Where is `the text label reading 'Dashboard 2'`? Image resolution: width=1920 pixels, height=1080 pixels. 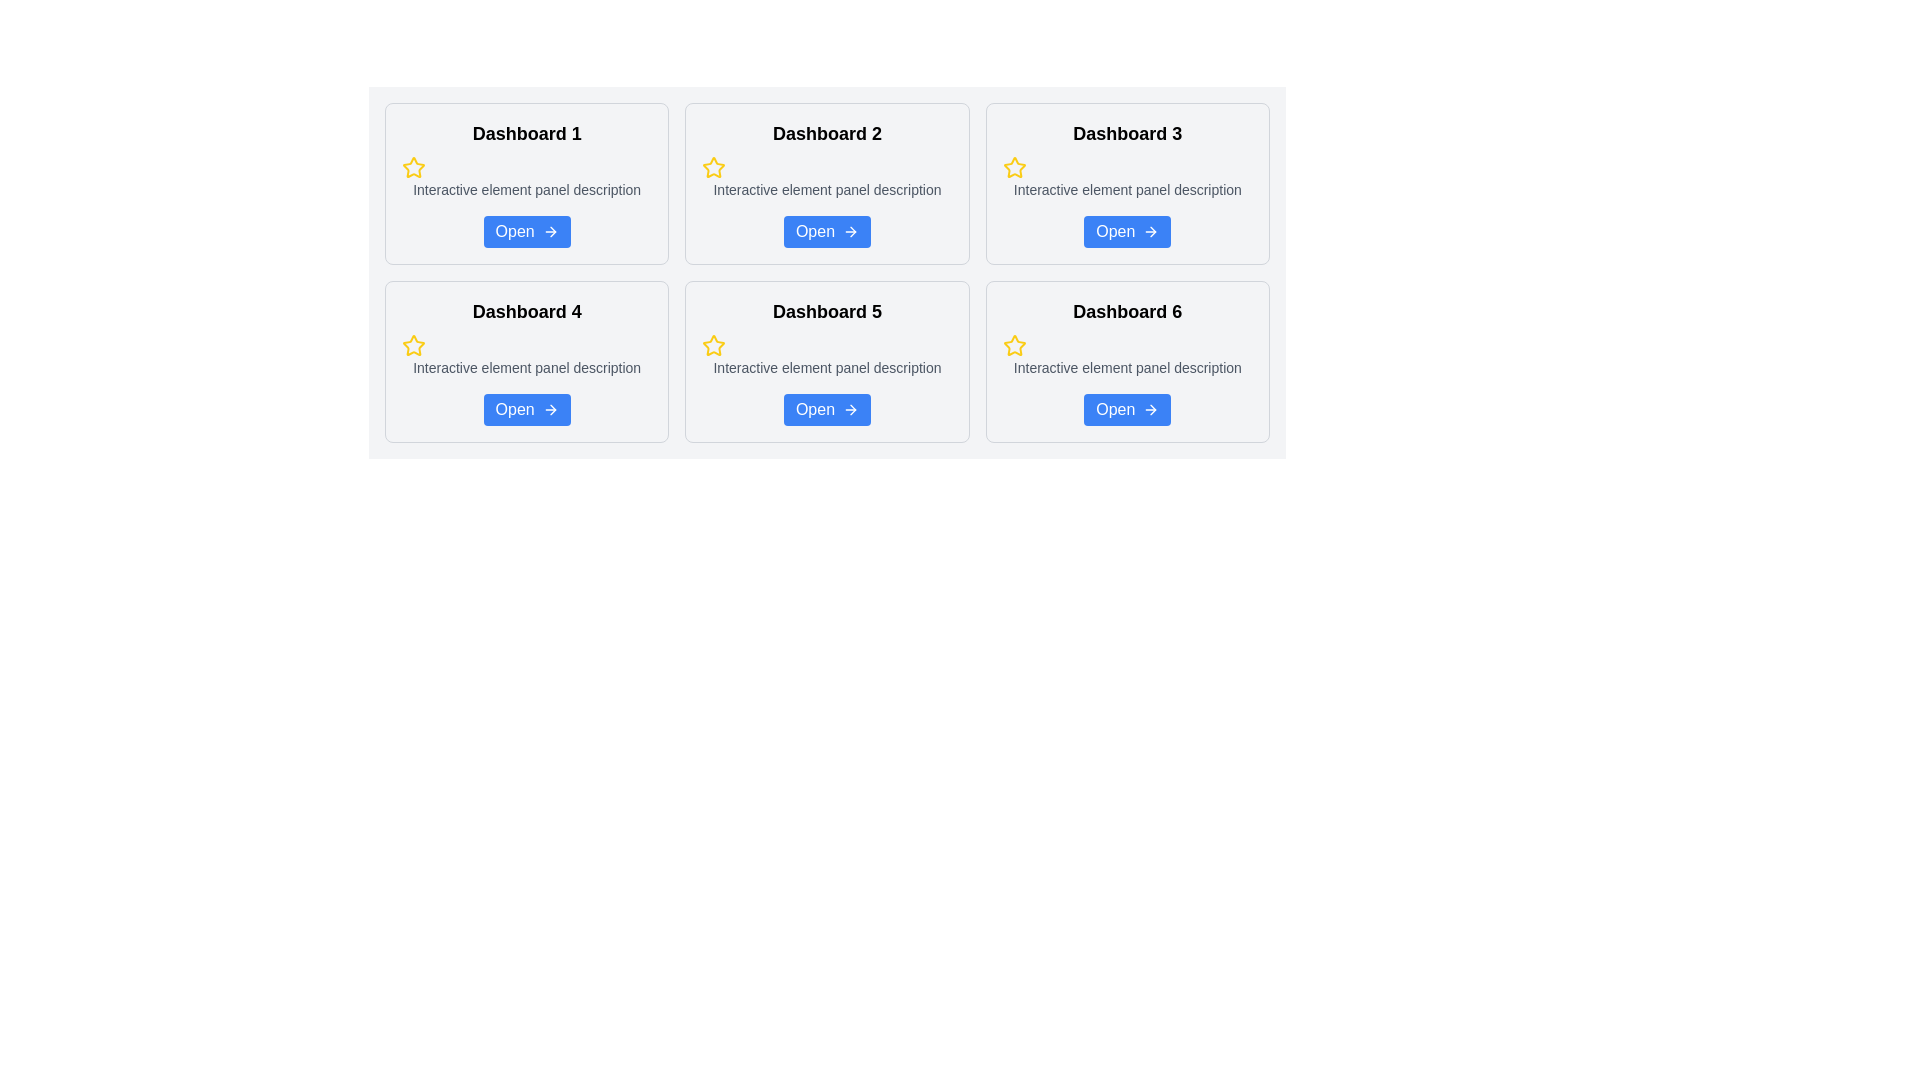 the text label reading 'Dashboard 2' is located at coordinates (827, 134).